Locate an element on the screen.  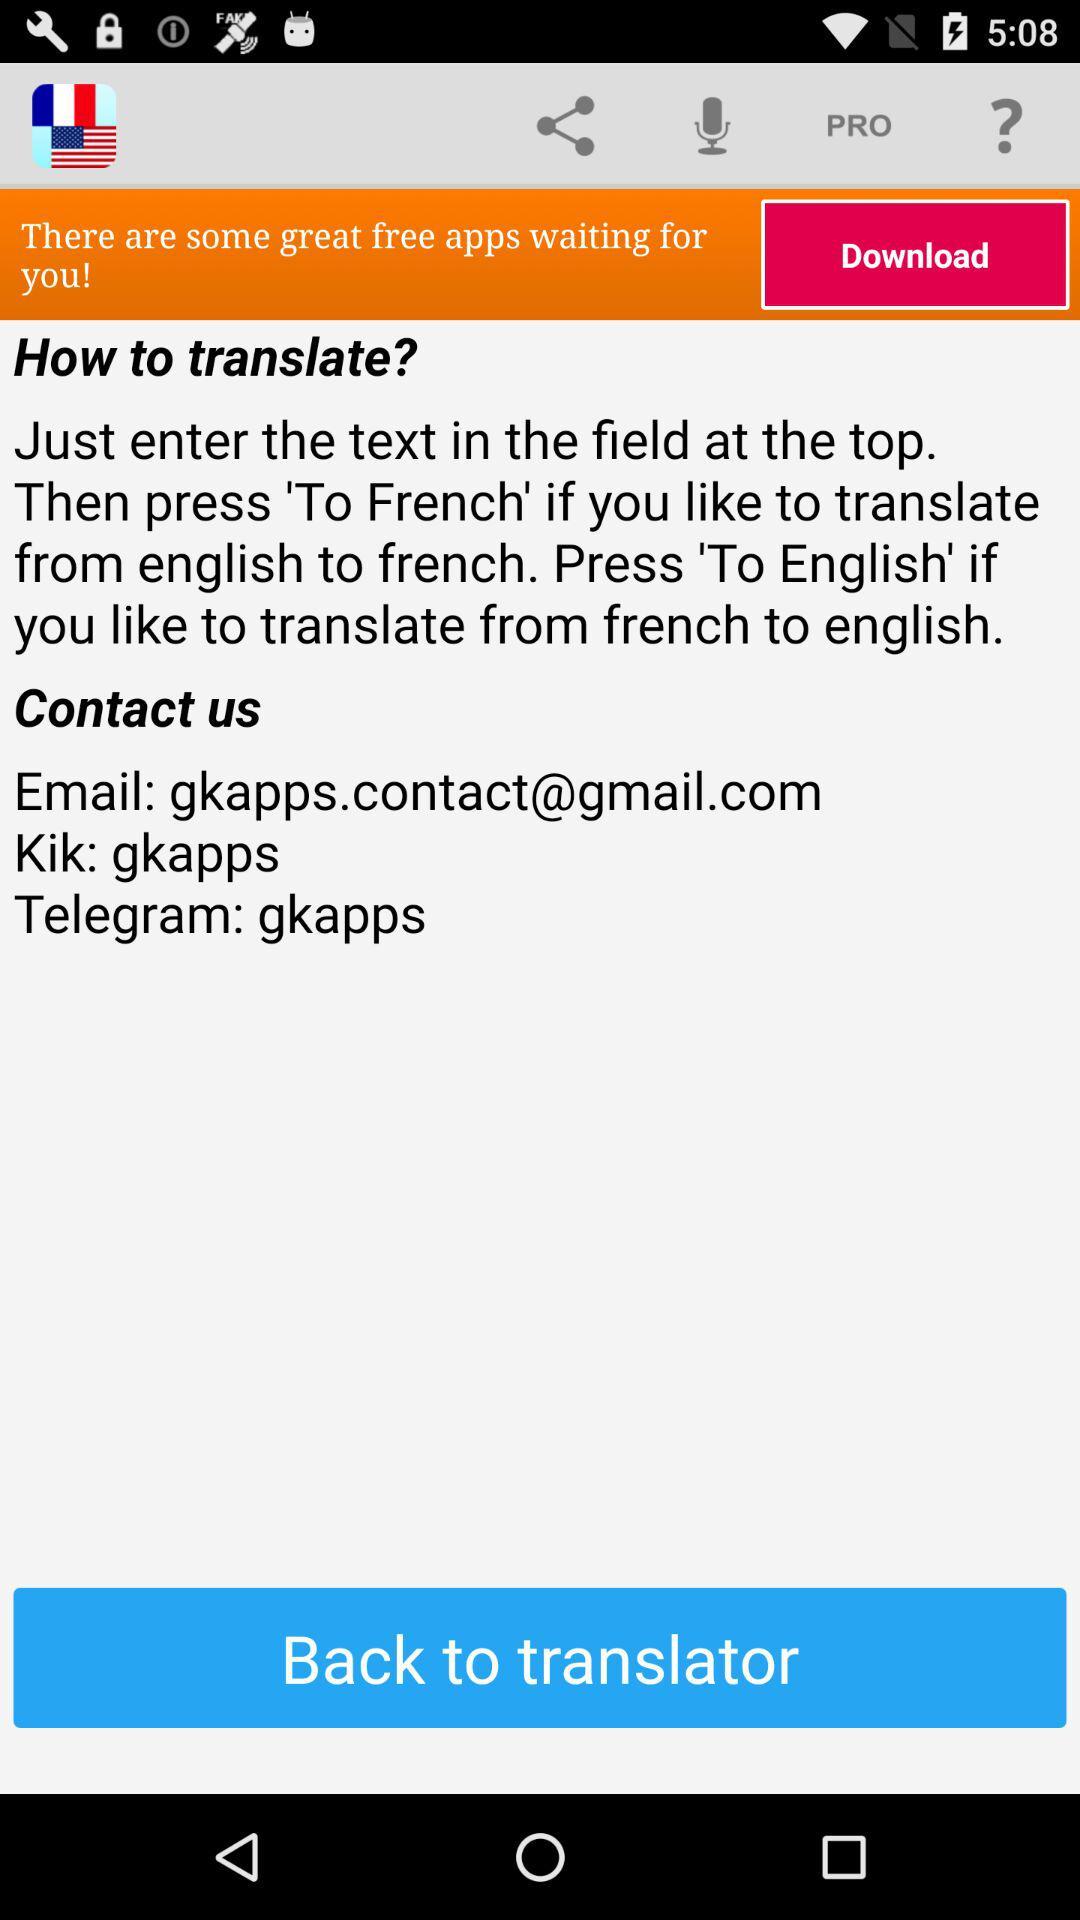
the email gkapps contact is located at coordinates (540, 911).